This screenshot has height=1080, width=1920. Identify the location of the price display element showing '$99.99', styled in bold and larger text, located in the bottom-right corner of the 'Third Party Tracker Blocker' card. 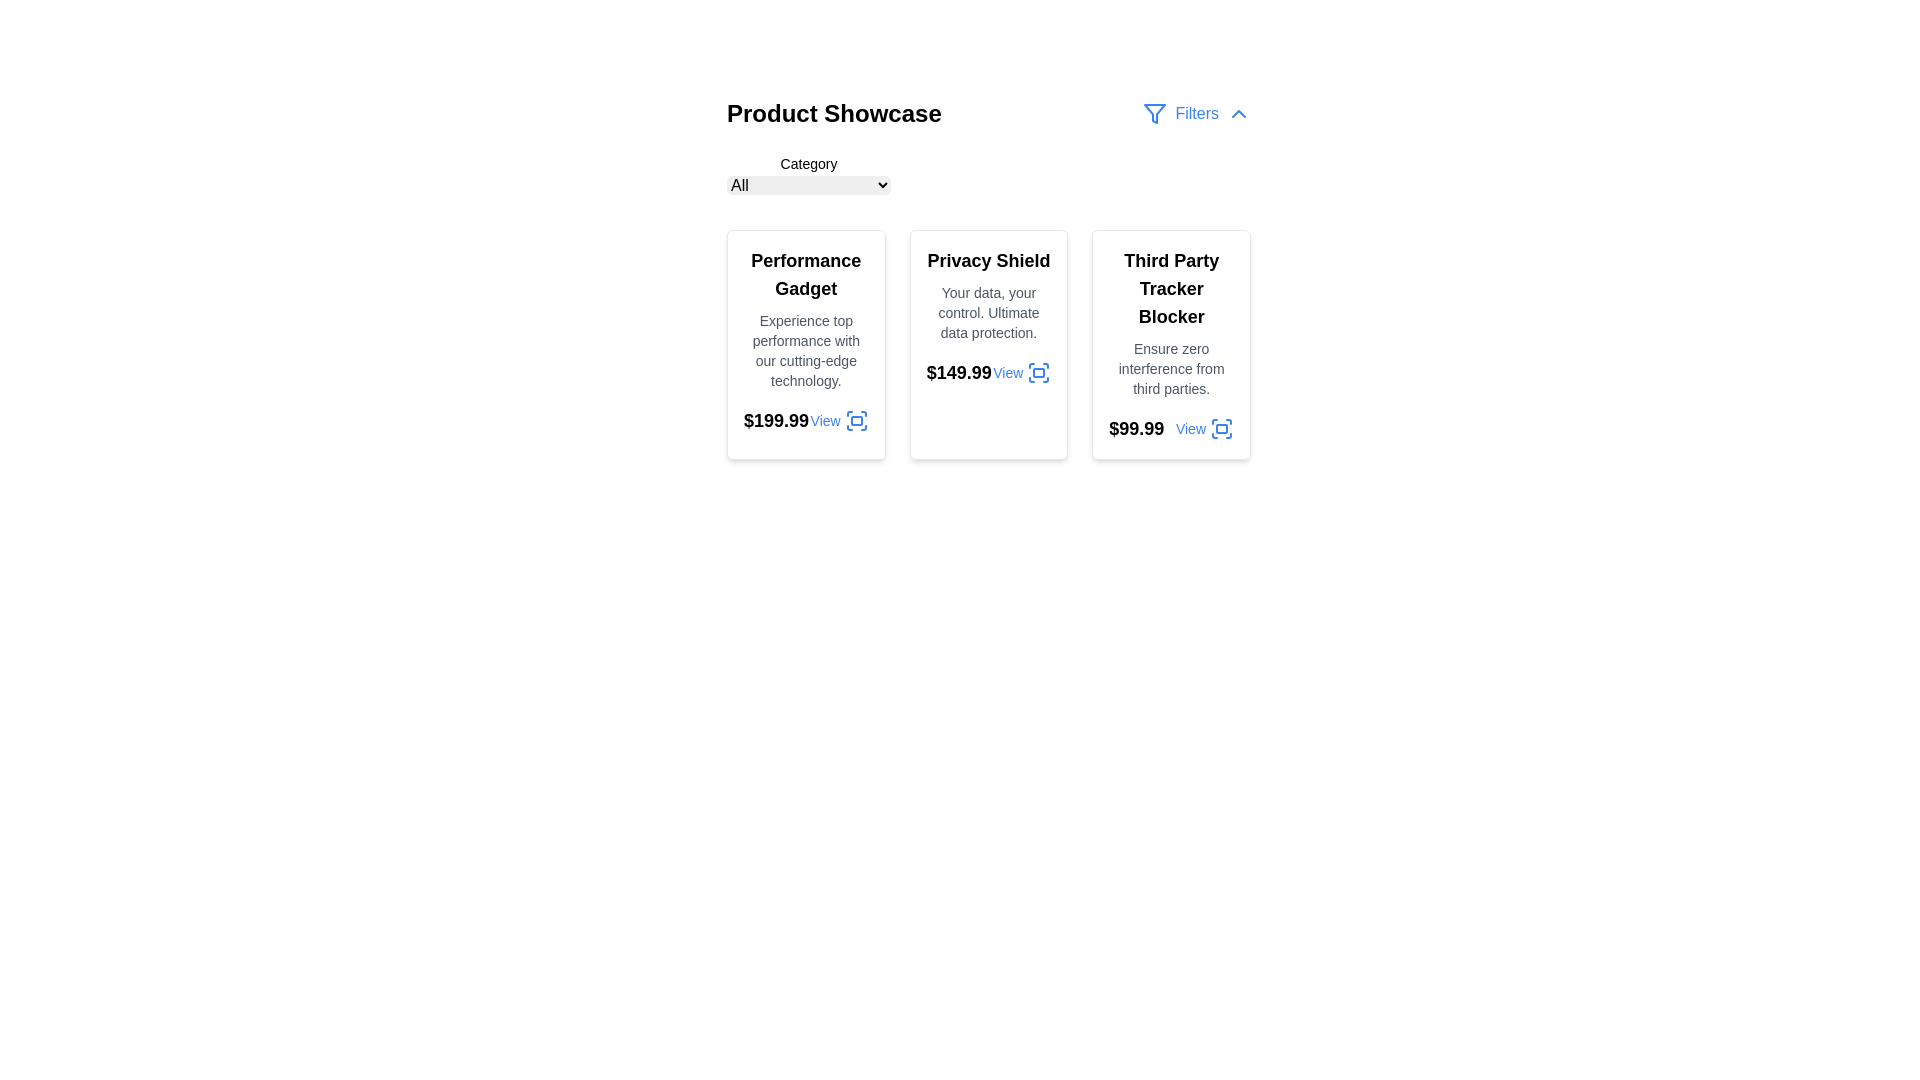
(1136, 427).